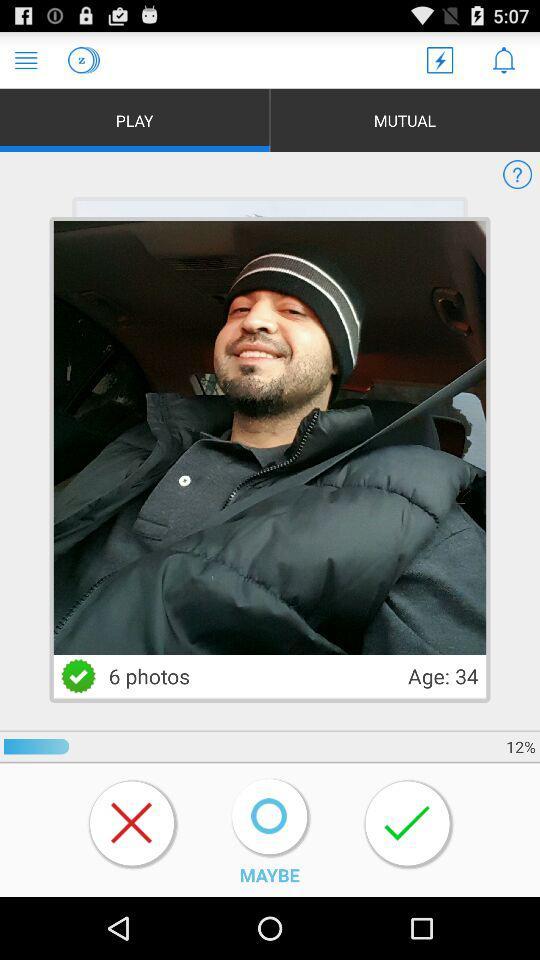 The height and width of the screenshot is (960, 540). Describe the element at coordinates (269, 816) in the screenshot. I see `the icon which is to the left of right button` at that location.